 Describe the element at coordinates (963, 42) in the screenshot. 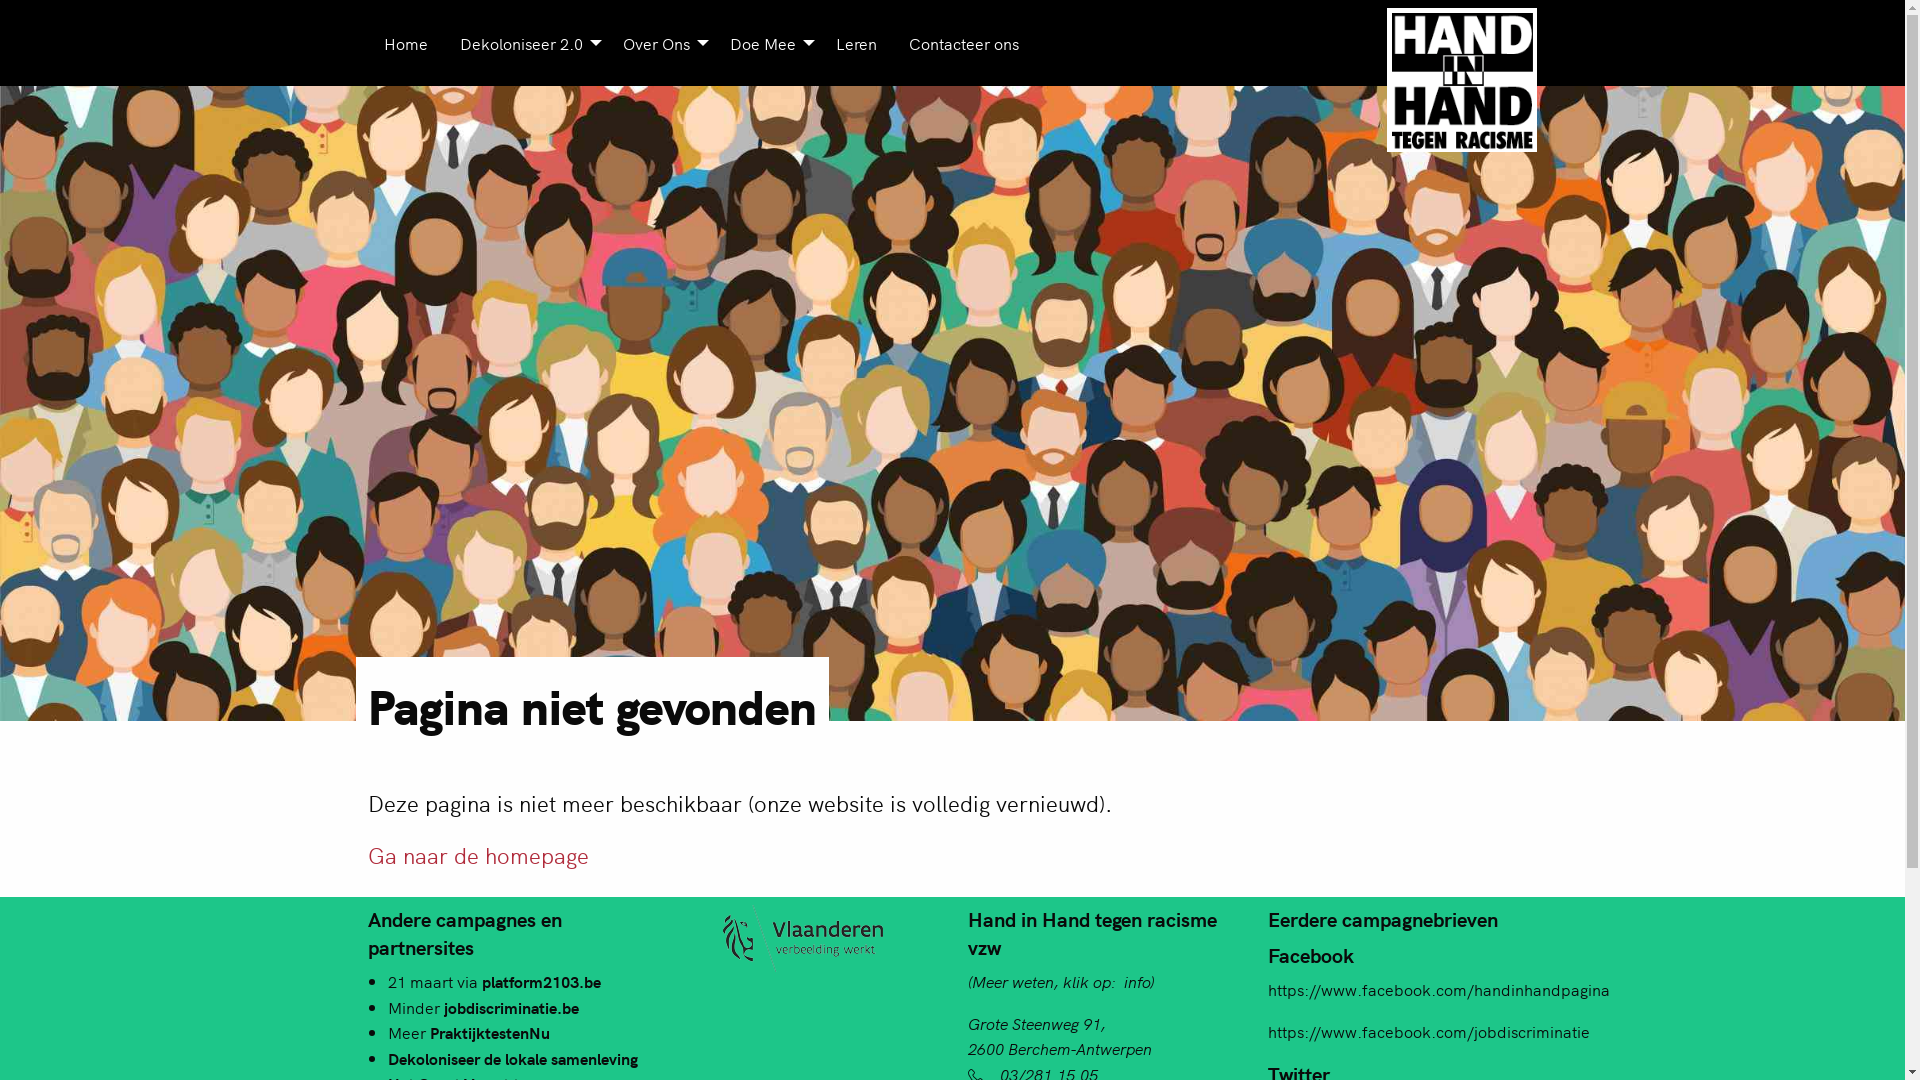

I see `'Contacteer ons'` at that location.